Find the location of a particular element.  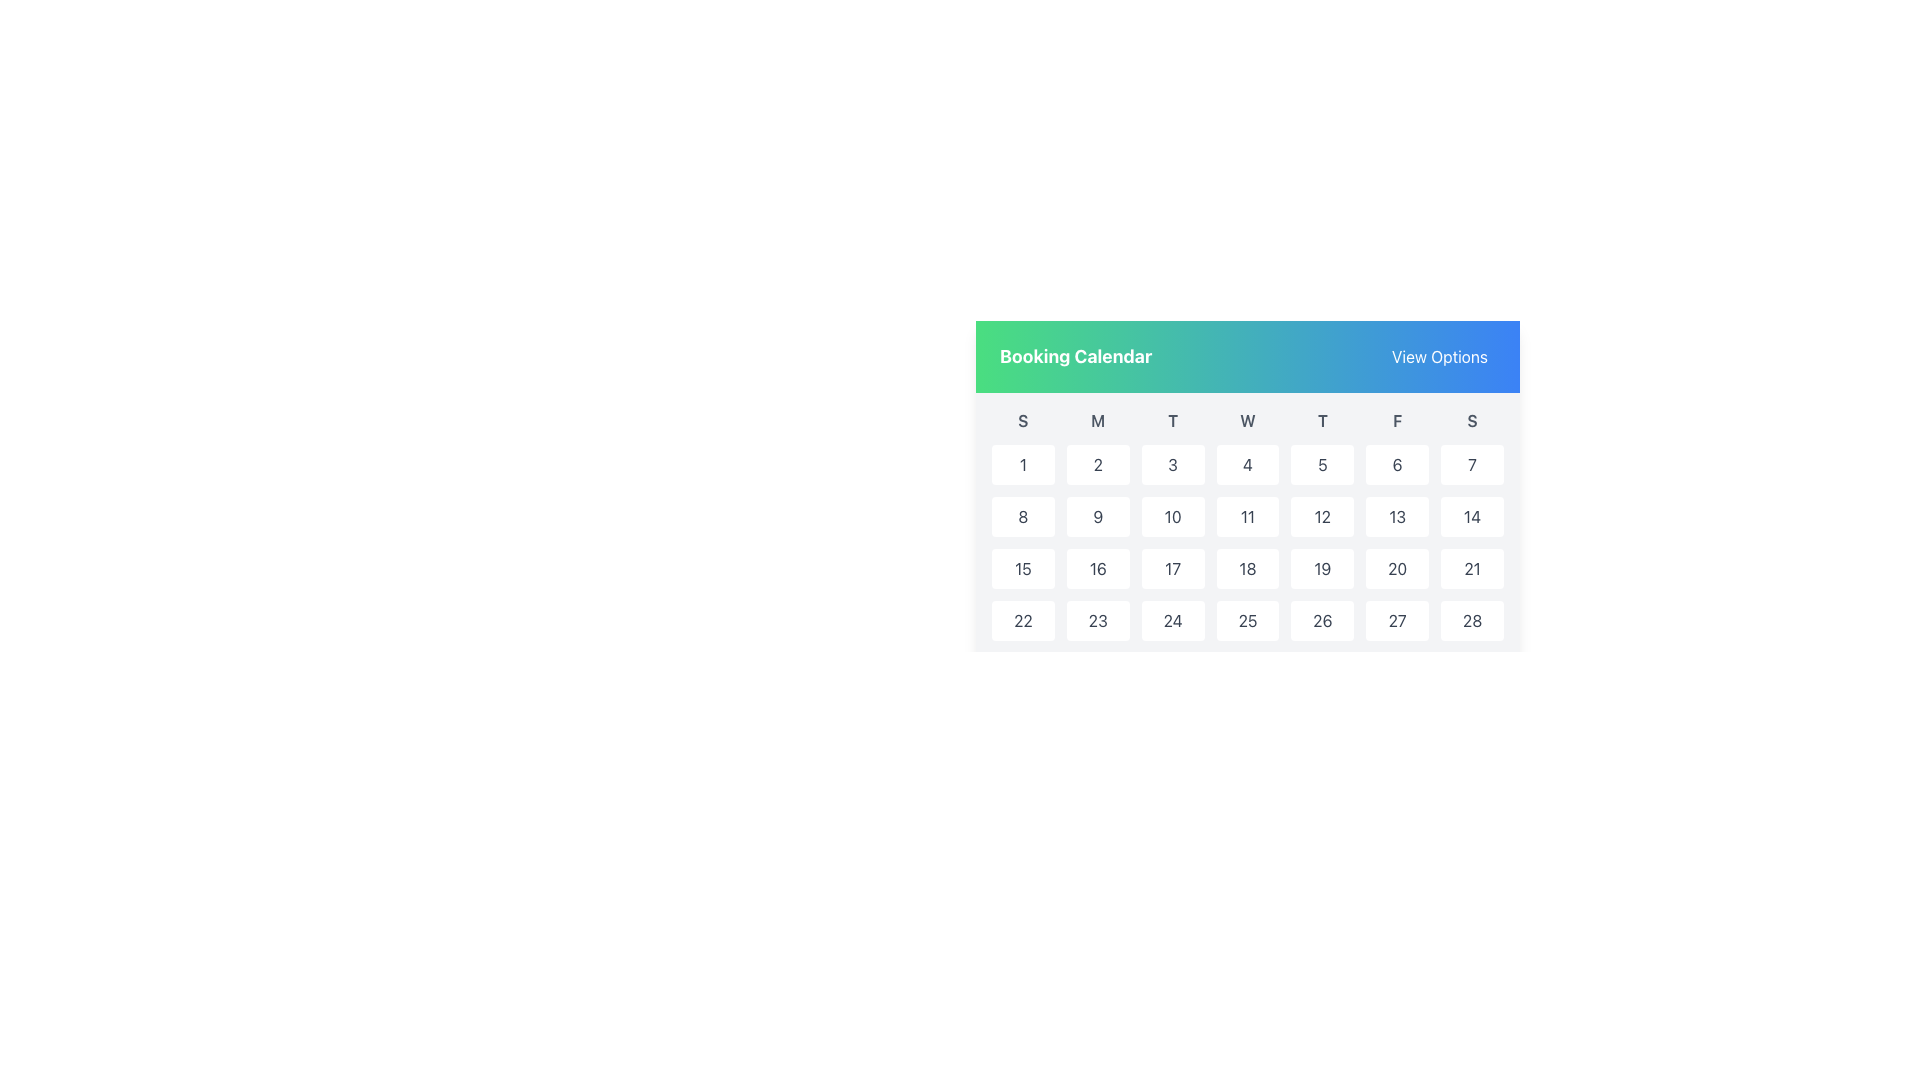

on the date '24' text element within the calendar tile is located at coordinates (1173, 620).